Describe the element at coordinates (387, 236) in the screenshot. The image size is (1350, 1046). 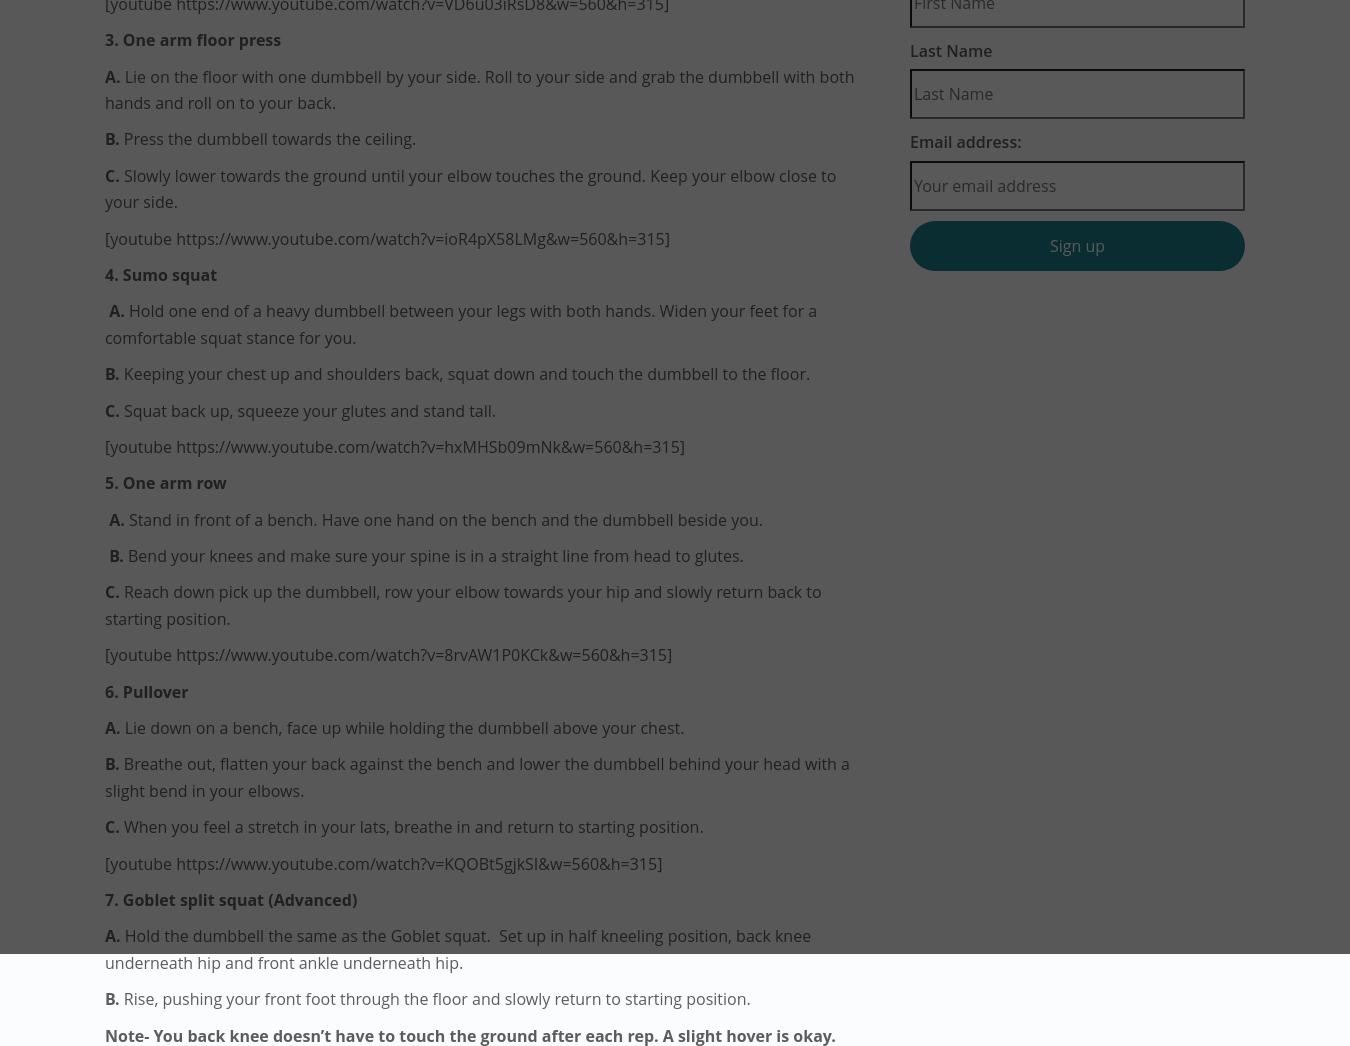
I see `'[youtube https://www.youtube.com/watch?v=ioR4pX58LMg&w=560&h=315]'` at that location.